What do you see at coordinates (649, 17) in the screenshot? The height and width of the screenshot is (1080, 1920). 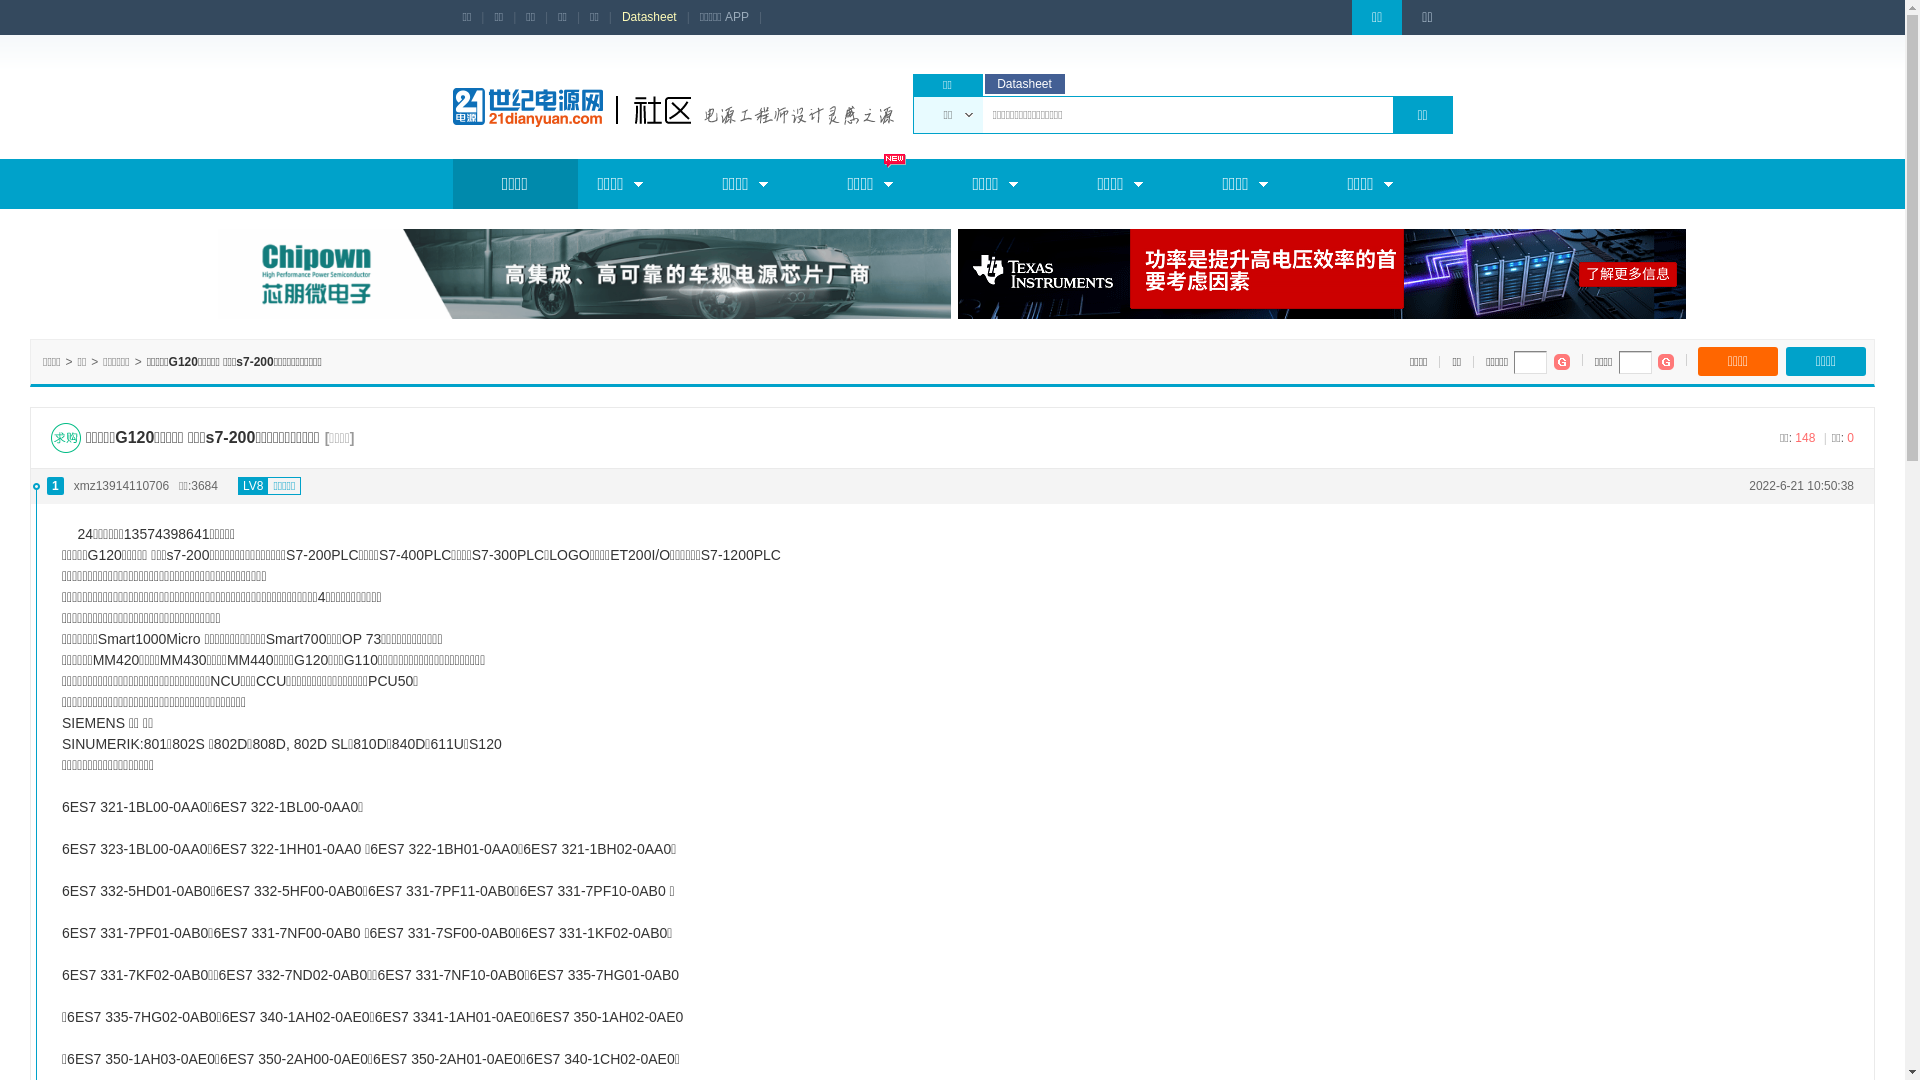 I see `'Datasheet'` at bounding box center [649, 17].